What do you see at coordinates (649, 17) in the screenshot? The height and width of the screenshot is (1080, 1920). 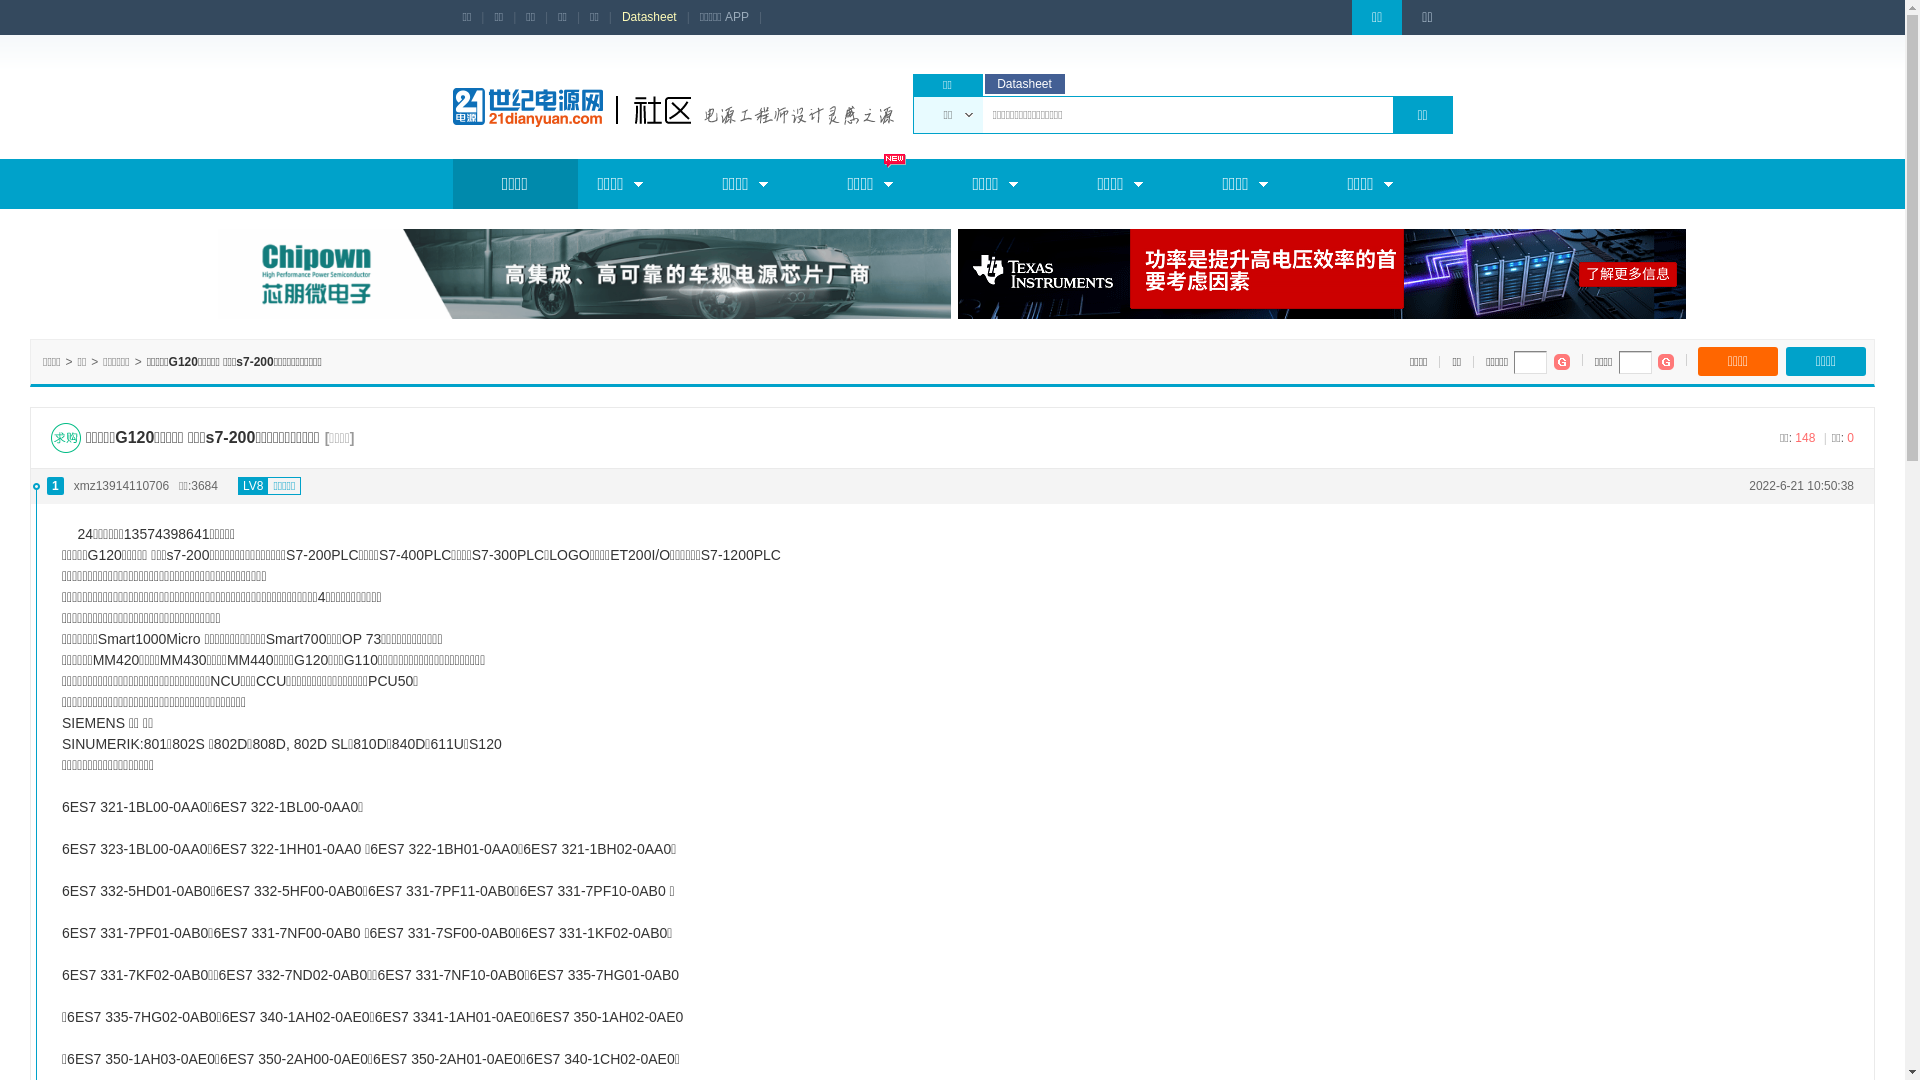 I see `'Datasheet'` at bounding box center [649, 17].